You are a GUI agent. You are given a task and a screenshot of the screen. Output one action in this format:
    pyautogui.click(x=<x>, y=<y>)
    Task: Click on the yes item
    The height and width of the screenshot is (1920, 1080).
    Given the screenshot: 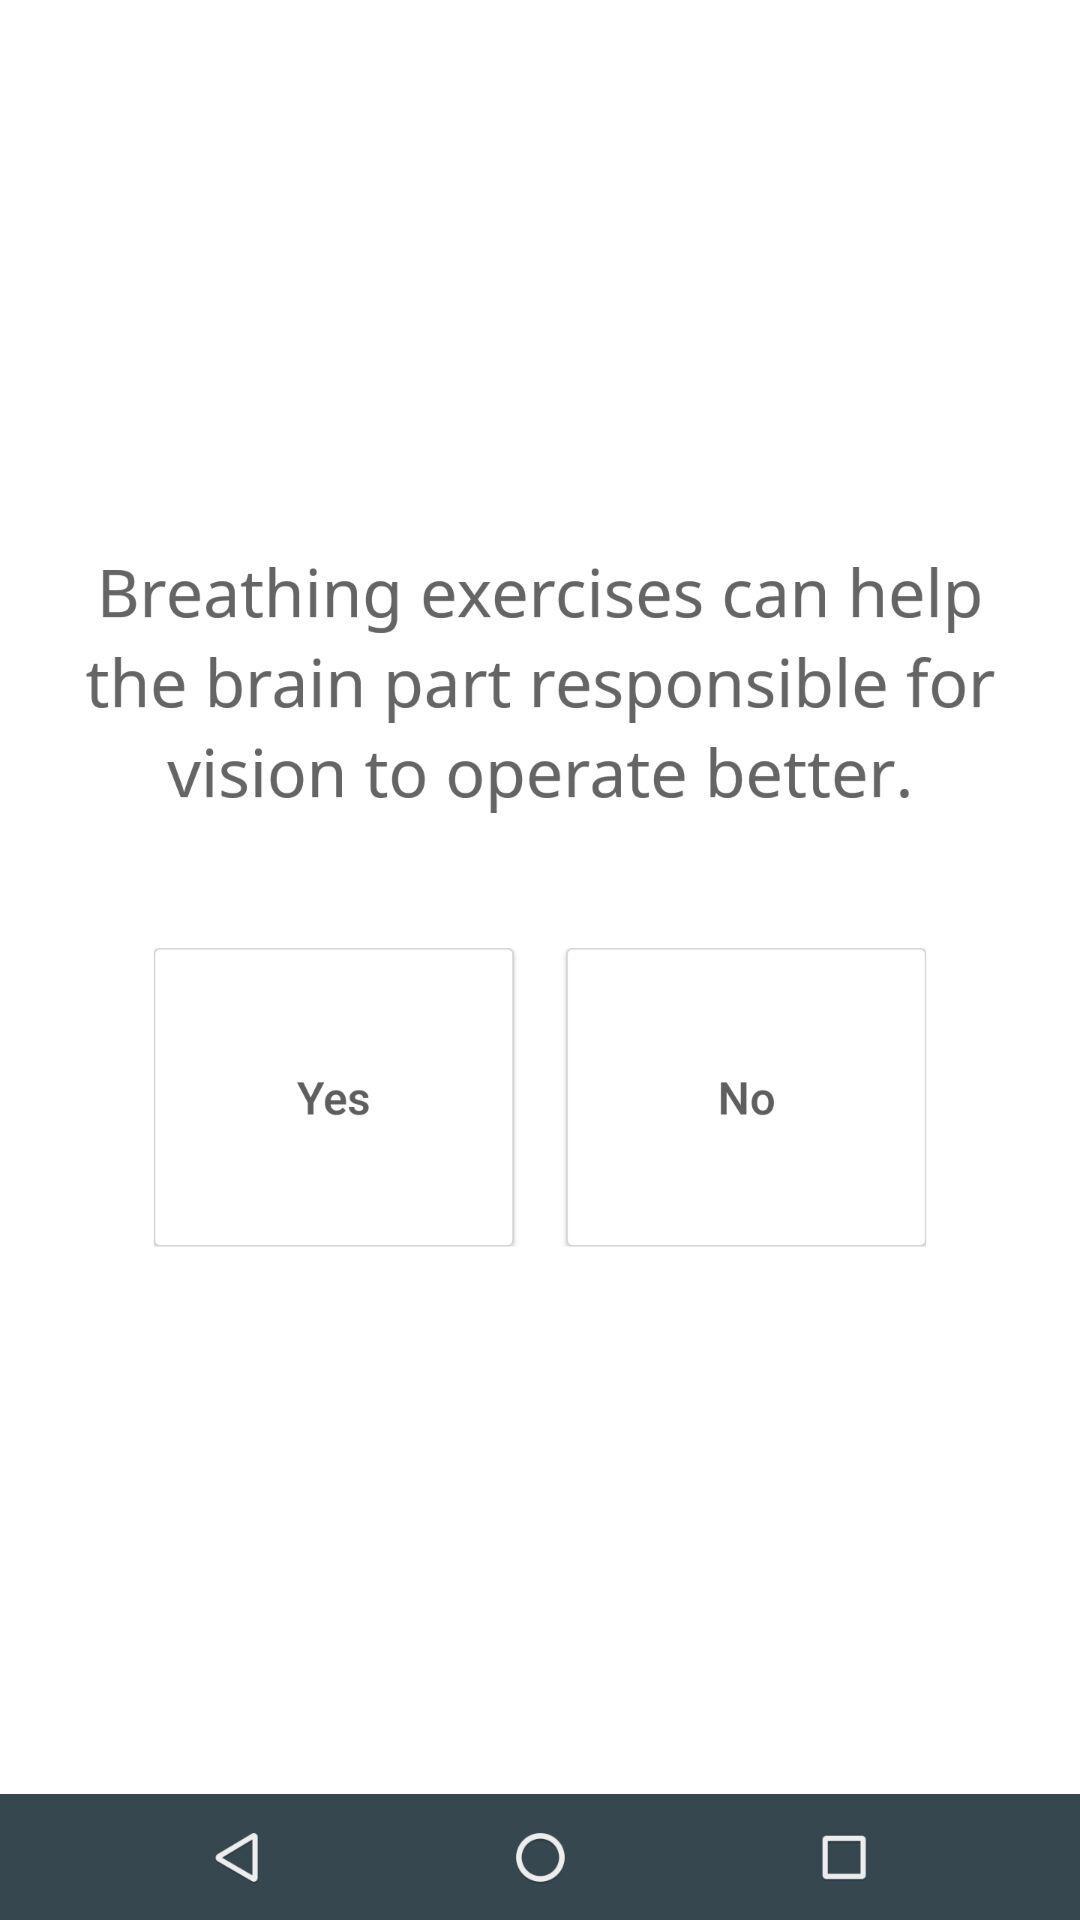 What is the action you would take?
    pyautogui.click(x=332, y=1096)
    